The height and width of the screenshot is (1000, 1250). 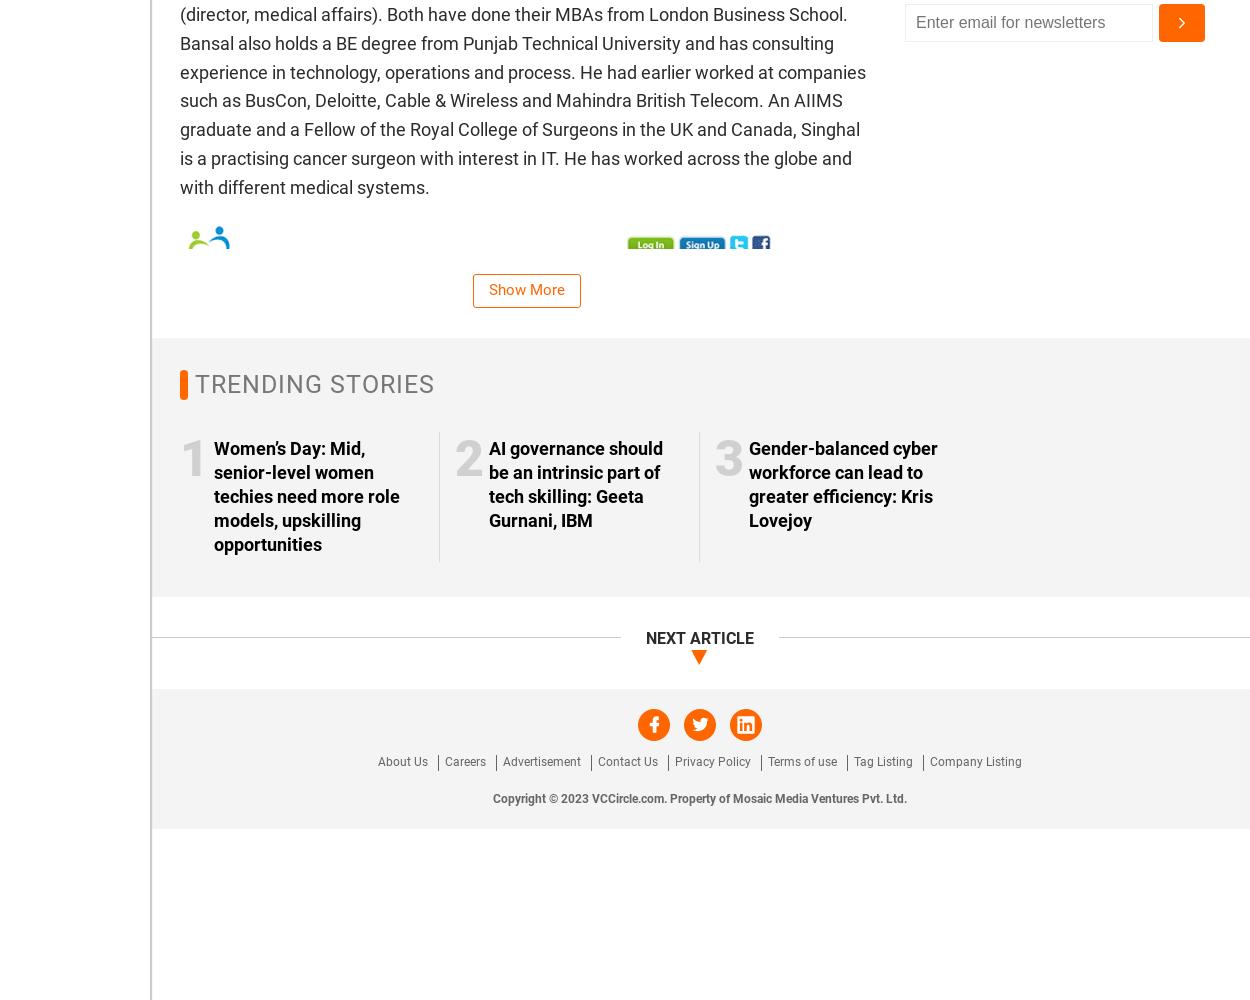 What do you see at coordinates (518, 726) in the screenshot?
I see `'The concept behind the venture is based on the fact that most people in India are not aware whom to consult for check-up and/or treatment. Earlier, there was no easy-to-access platform to search for nearest doctors who meet one's requirements (in terms of specialisation, fee, timing, etc.). The portal aggregates doctors, along with their specialisations, fees and other relevant information, enabling patients to decide when and where to go, detailed Bansal.'` at bounding box center [518, 726].